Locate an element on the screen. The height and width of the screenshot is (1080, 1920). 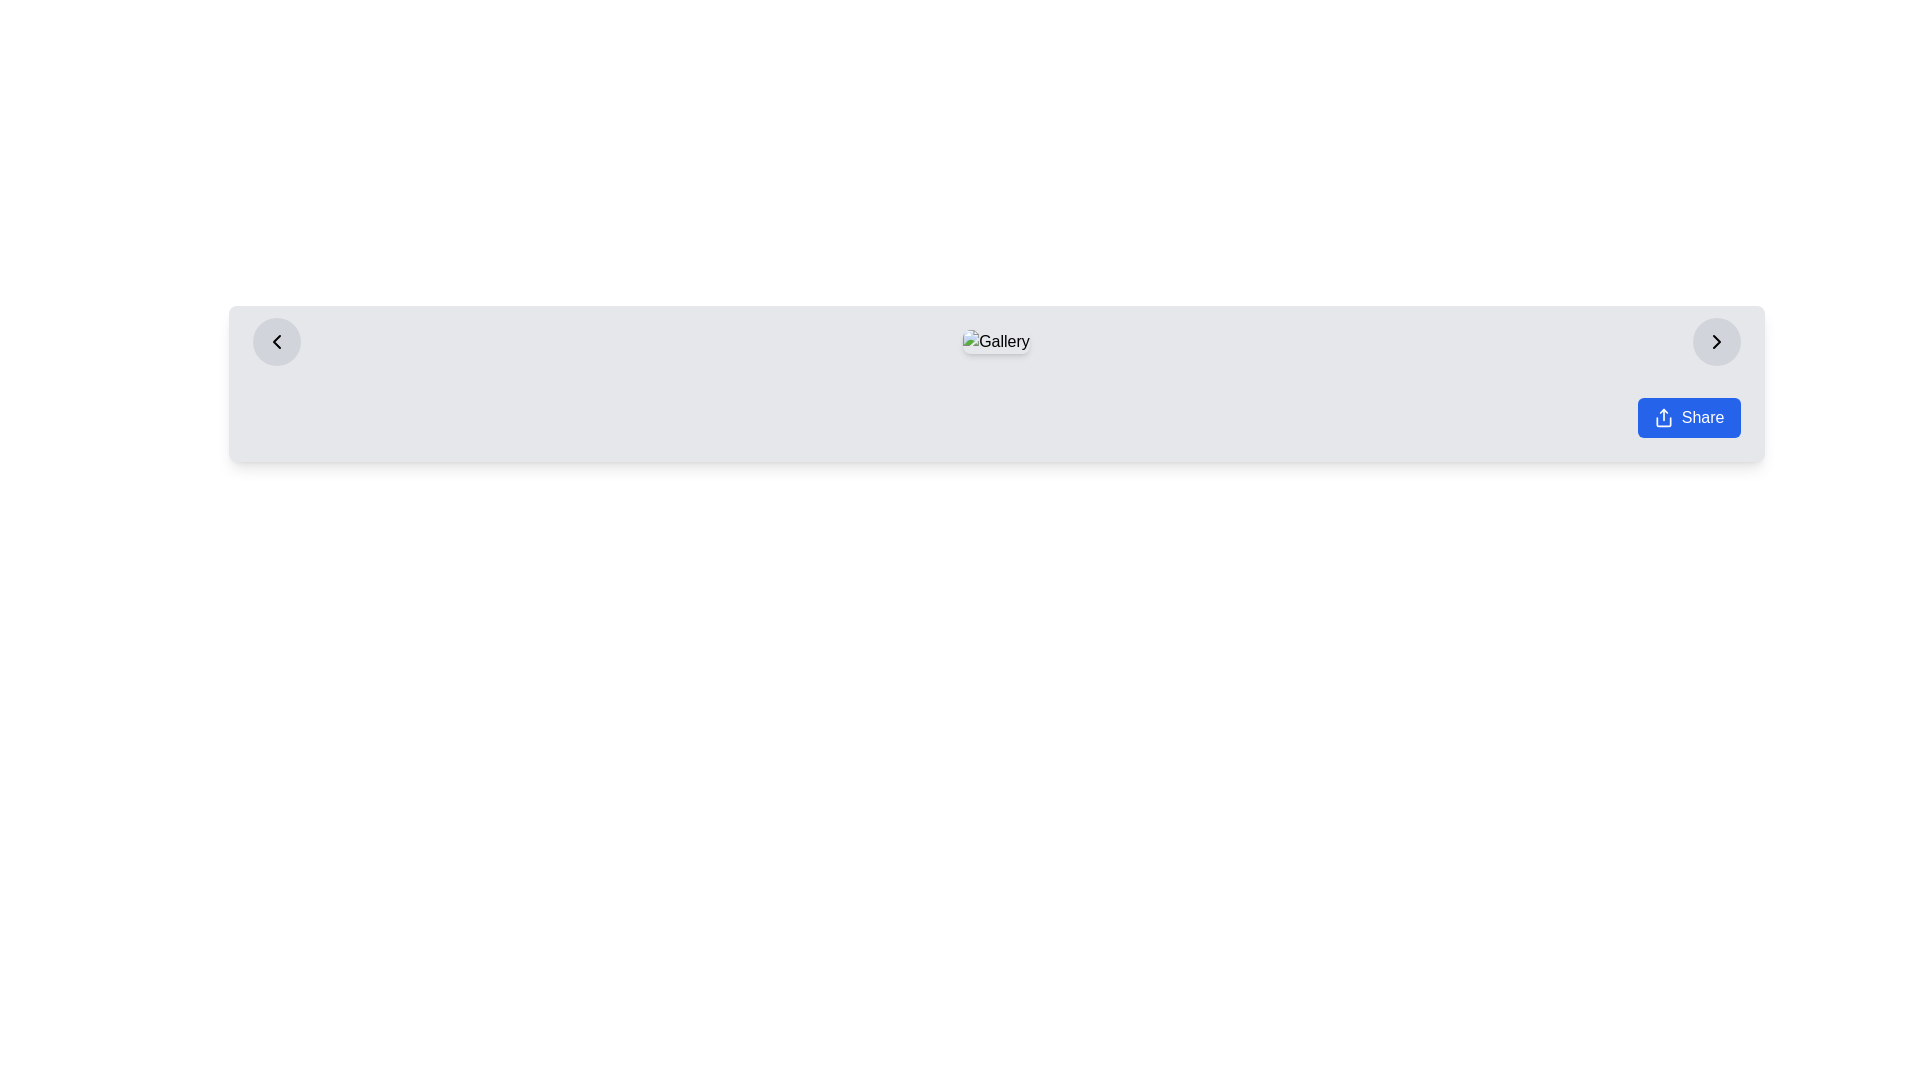
the Carousel navigation element located in the middle of the card layout is located at coordinates (996, 375).